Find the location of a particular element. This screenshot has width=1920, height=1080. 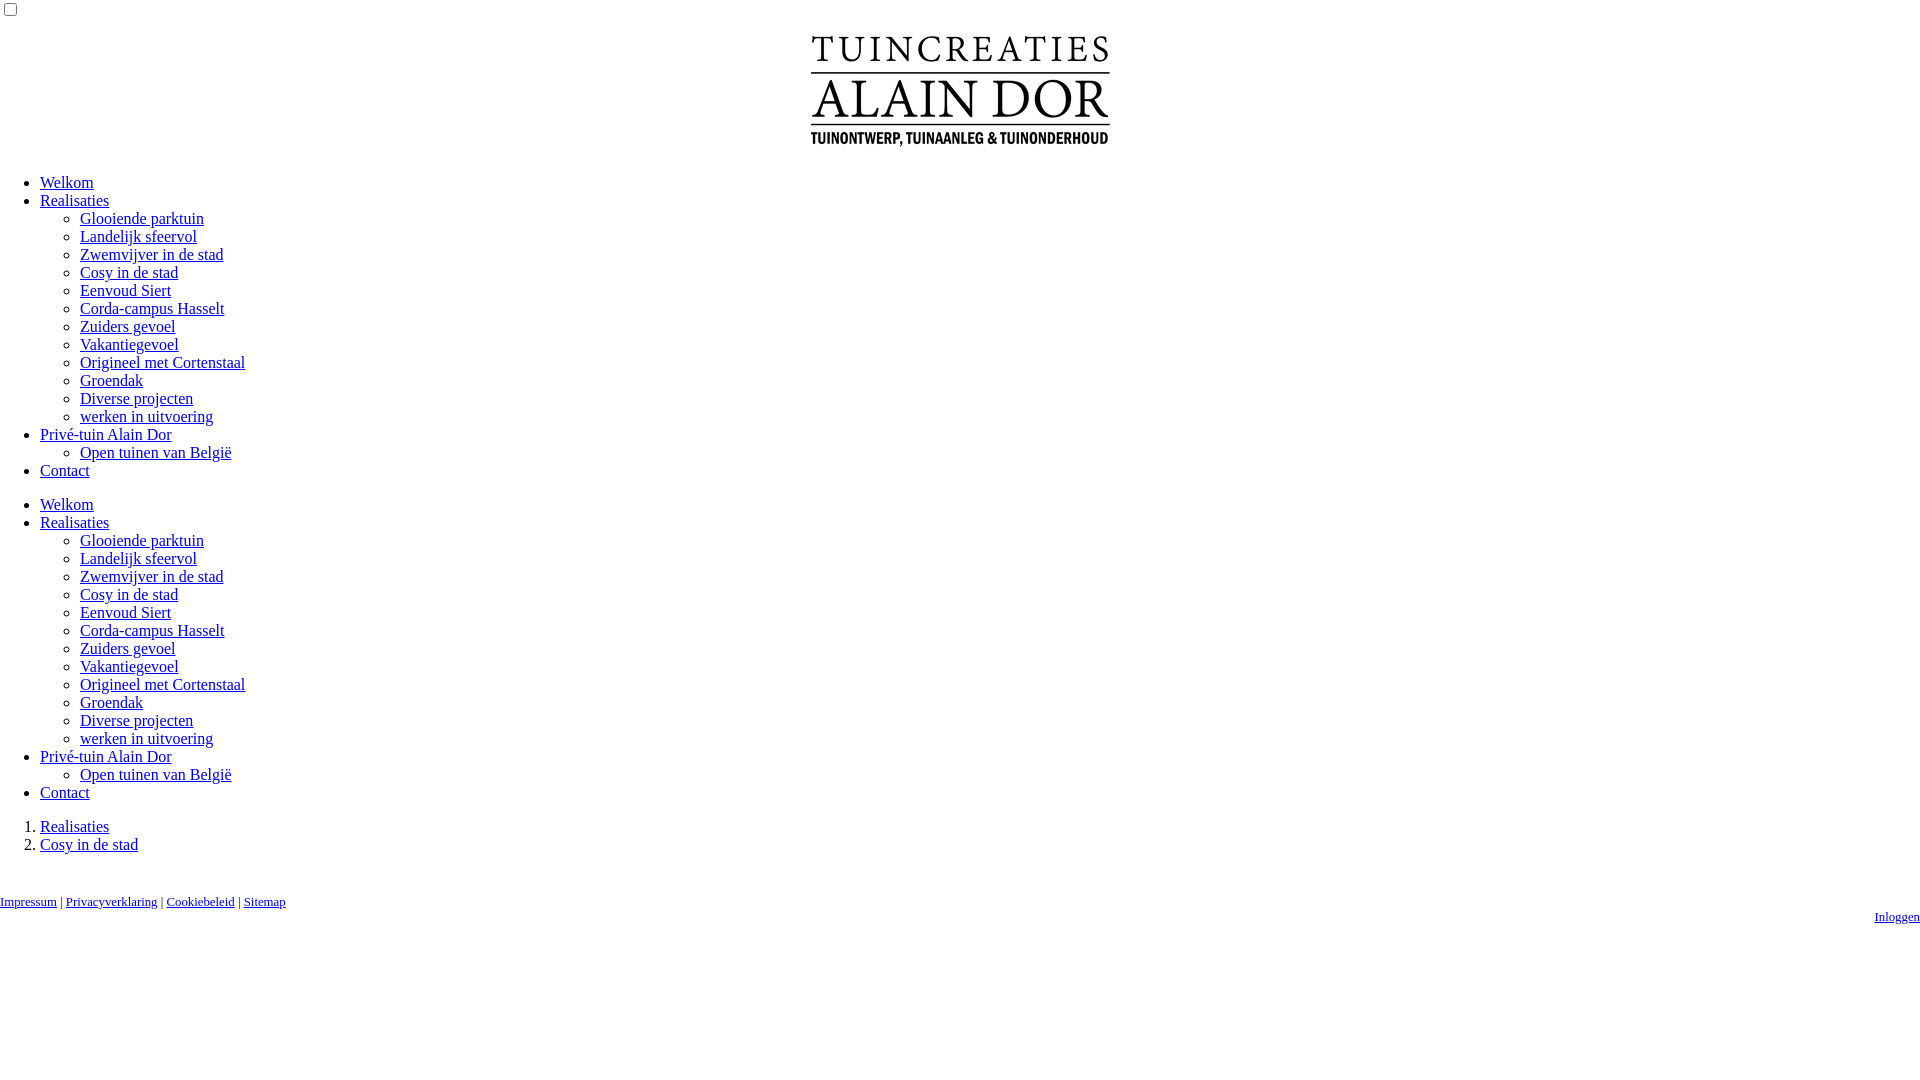

'Glooiende parktuin' is located at coordinates (141, 218).